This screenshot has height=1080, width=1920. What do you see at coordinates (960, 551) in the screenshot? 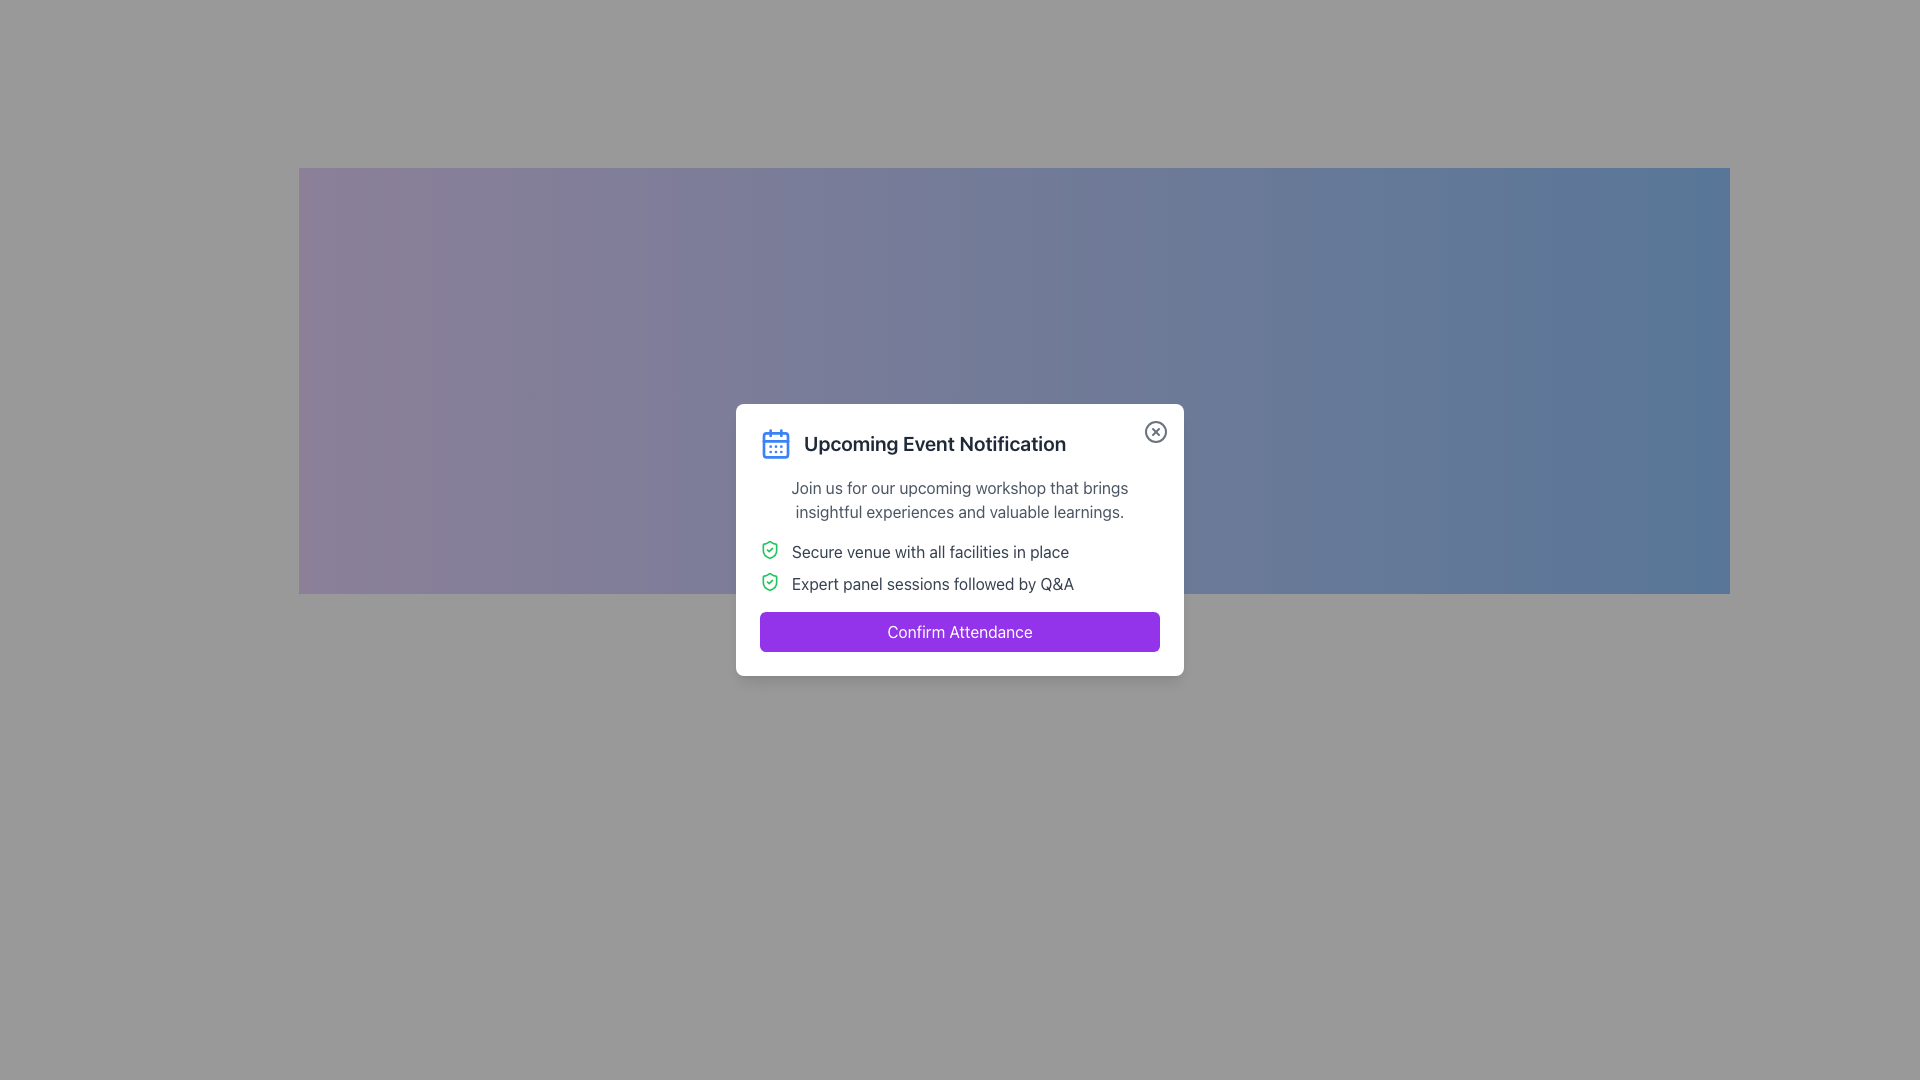
I see `the informational list item displaying the text 'Secure venue with all facilities in place,' which includes a green shield icon with a checkmark, located within the 'Upcoming Event Notification' card` at bounding box center [960, 551].